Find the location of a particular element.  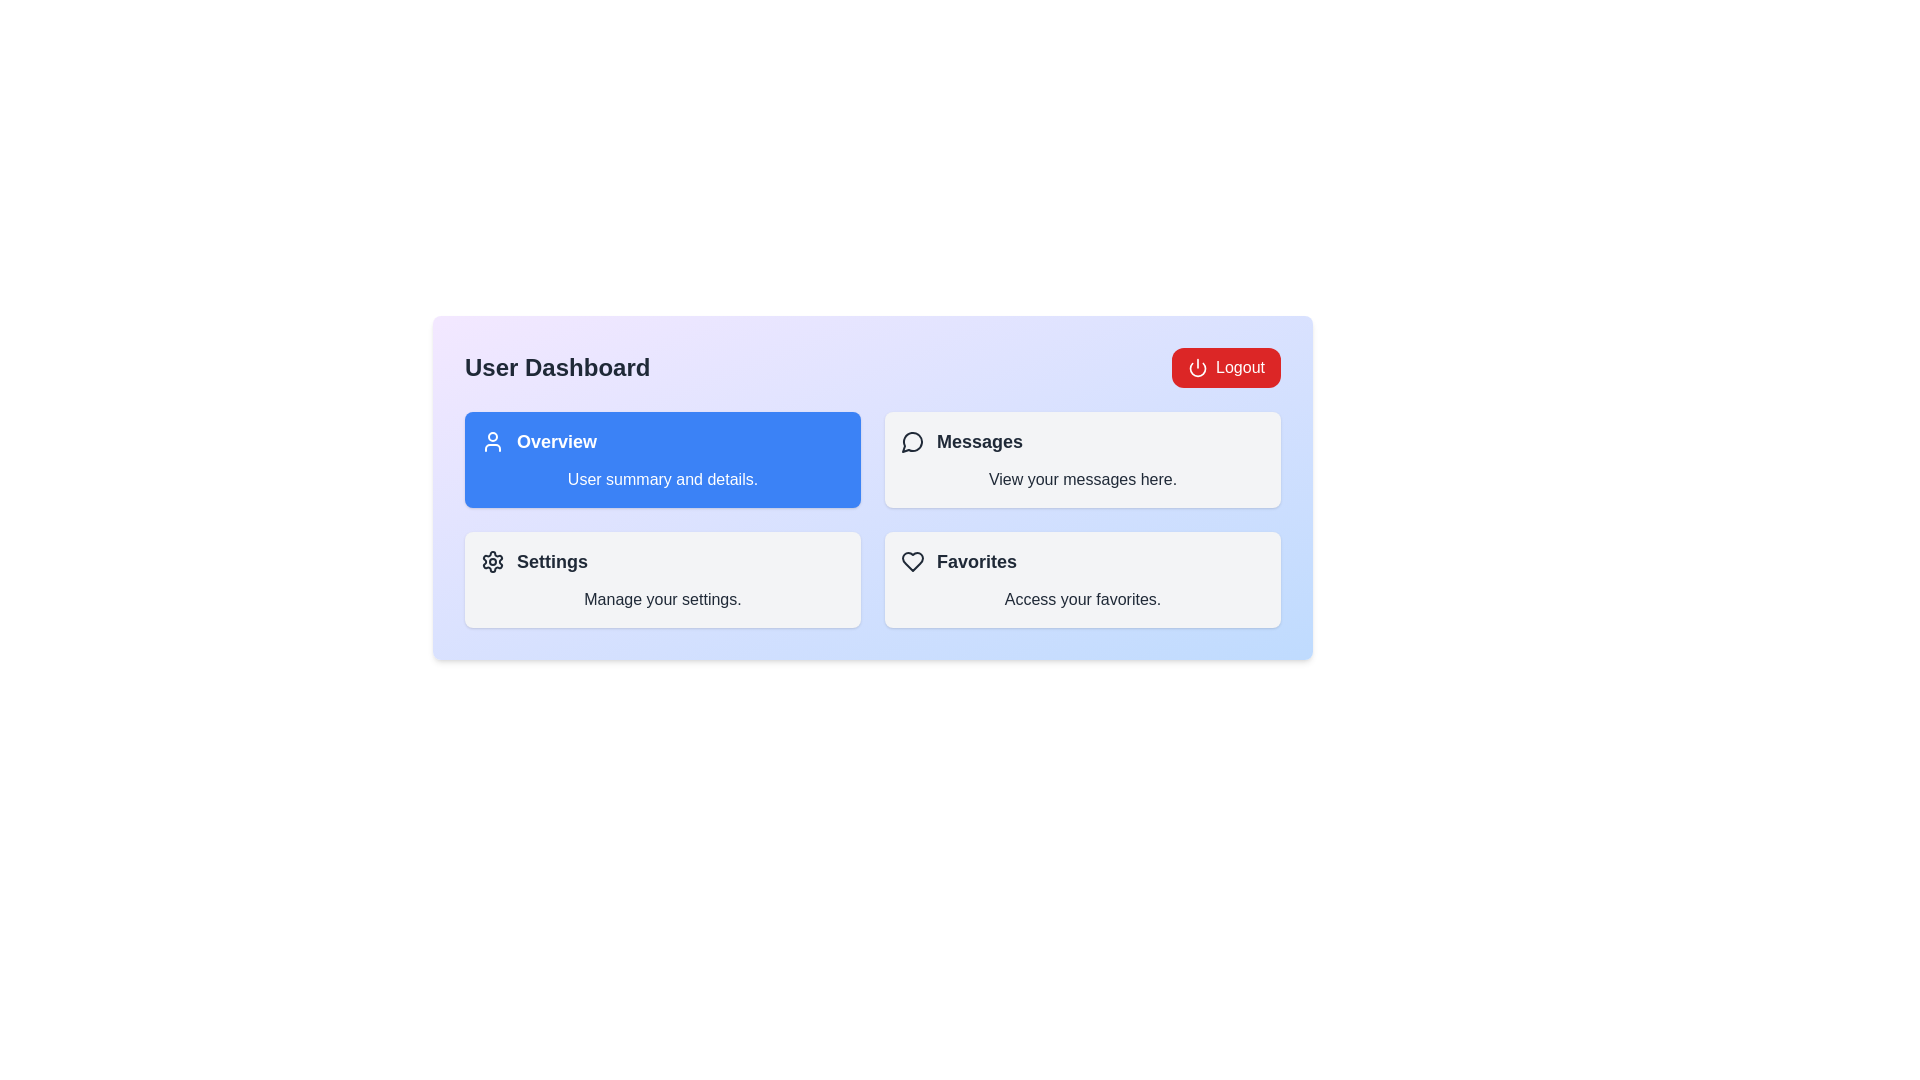

the 'Messages' text label, which is styled in bold and larger font, located at the top-right of the dashboard interface adjacent to a red 'Logout' button is located at coordinates (1082, 441).